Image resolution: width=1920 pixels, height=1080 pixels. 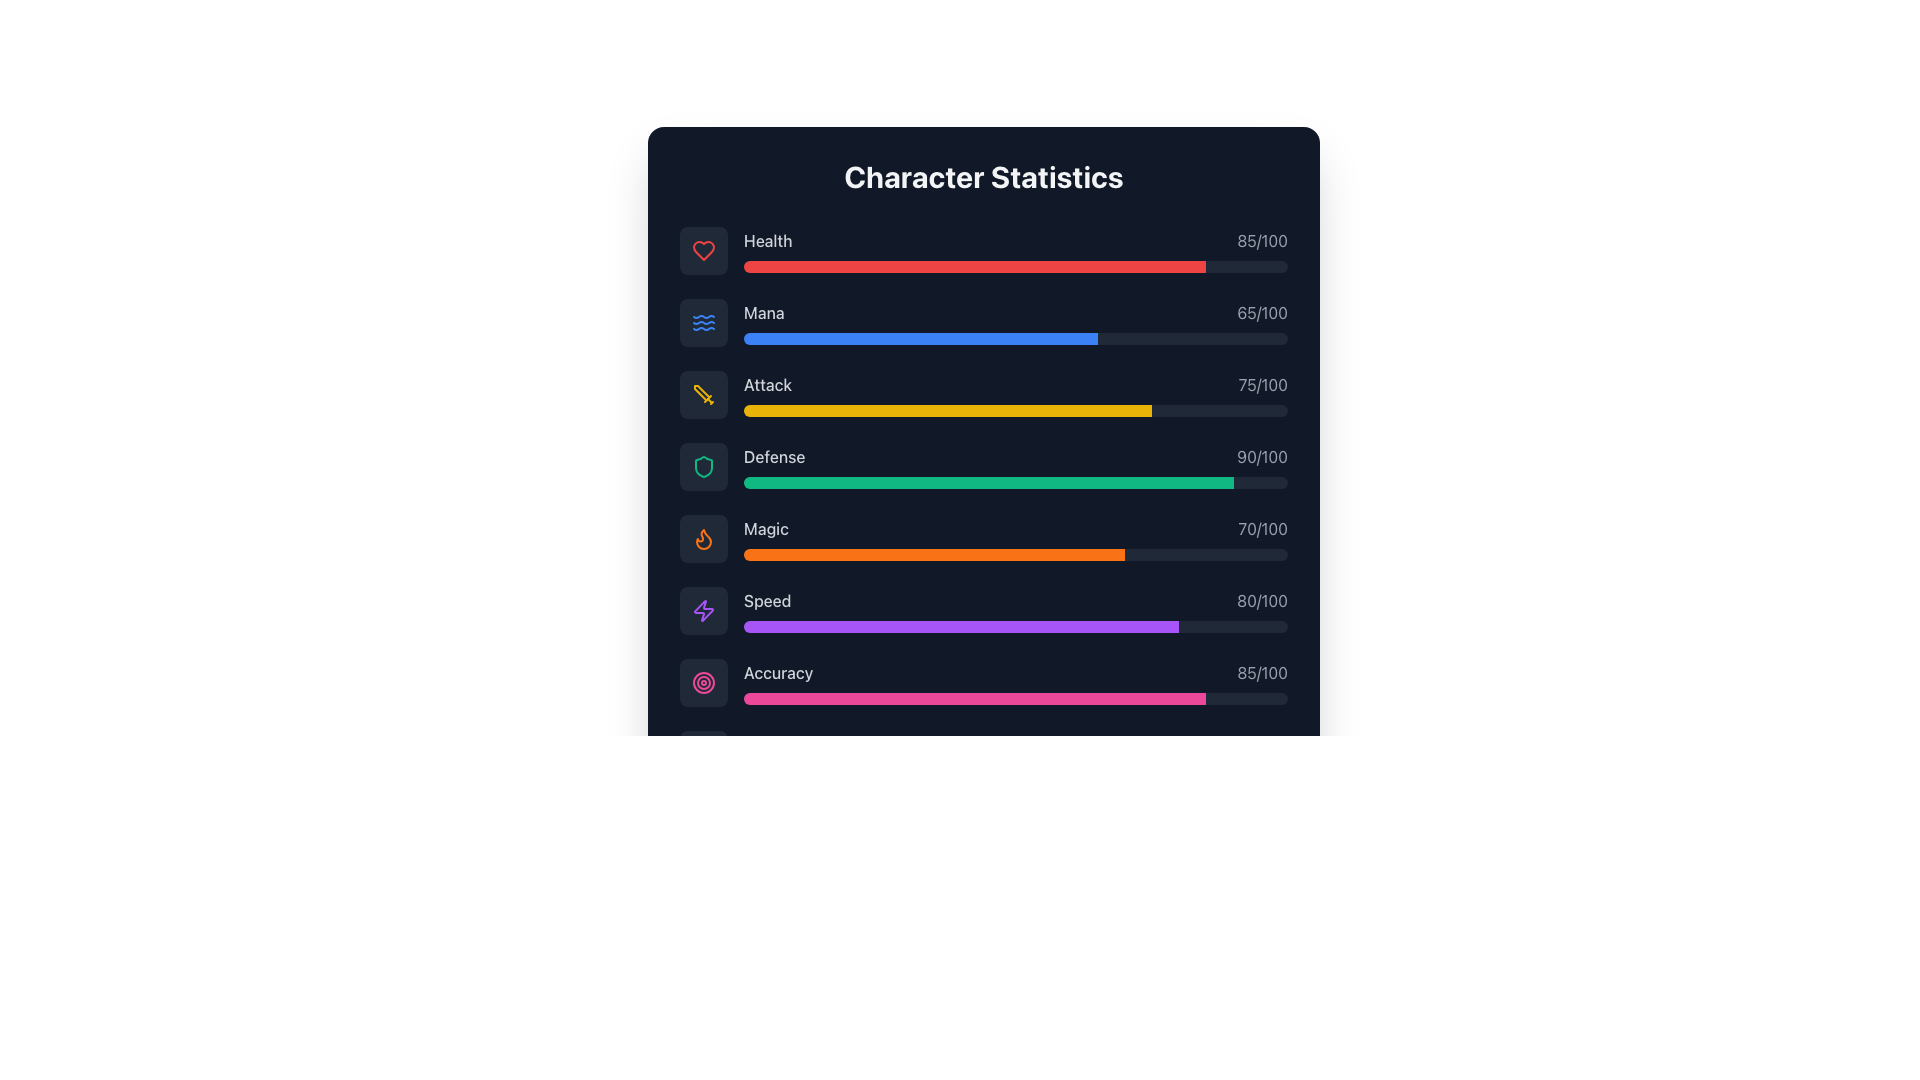 I want to click on the 'Character Statistics' heading, which is a bold and prominent text element located at the top of the character statistics card, so click(x=983, y=176).